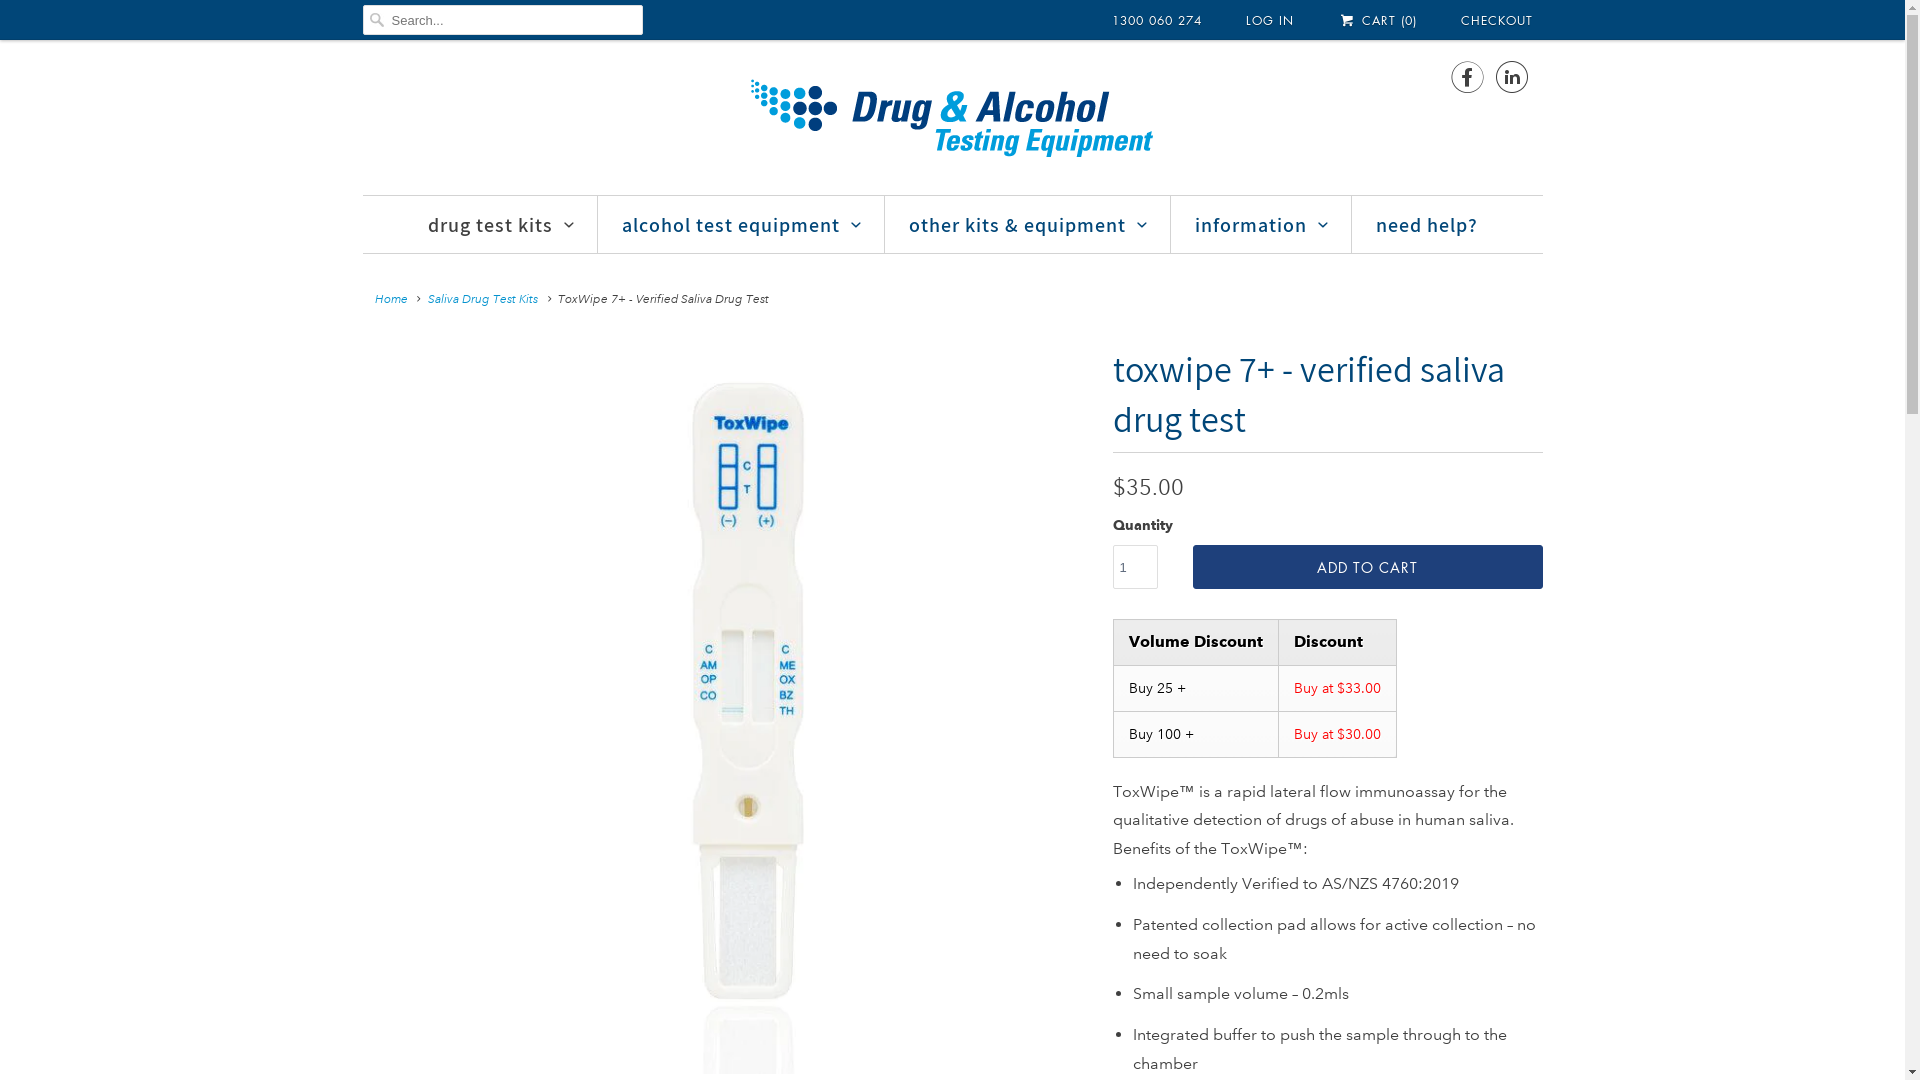  I want to click on 'ADD TO CART', so click(1366, 567).